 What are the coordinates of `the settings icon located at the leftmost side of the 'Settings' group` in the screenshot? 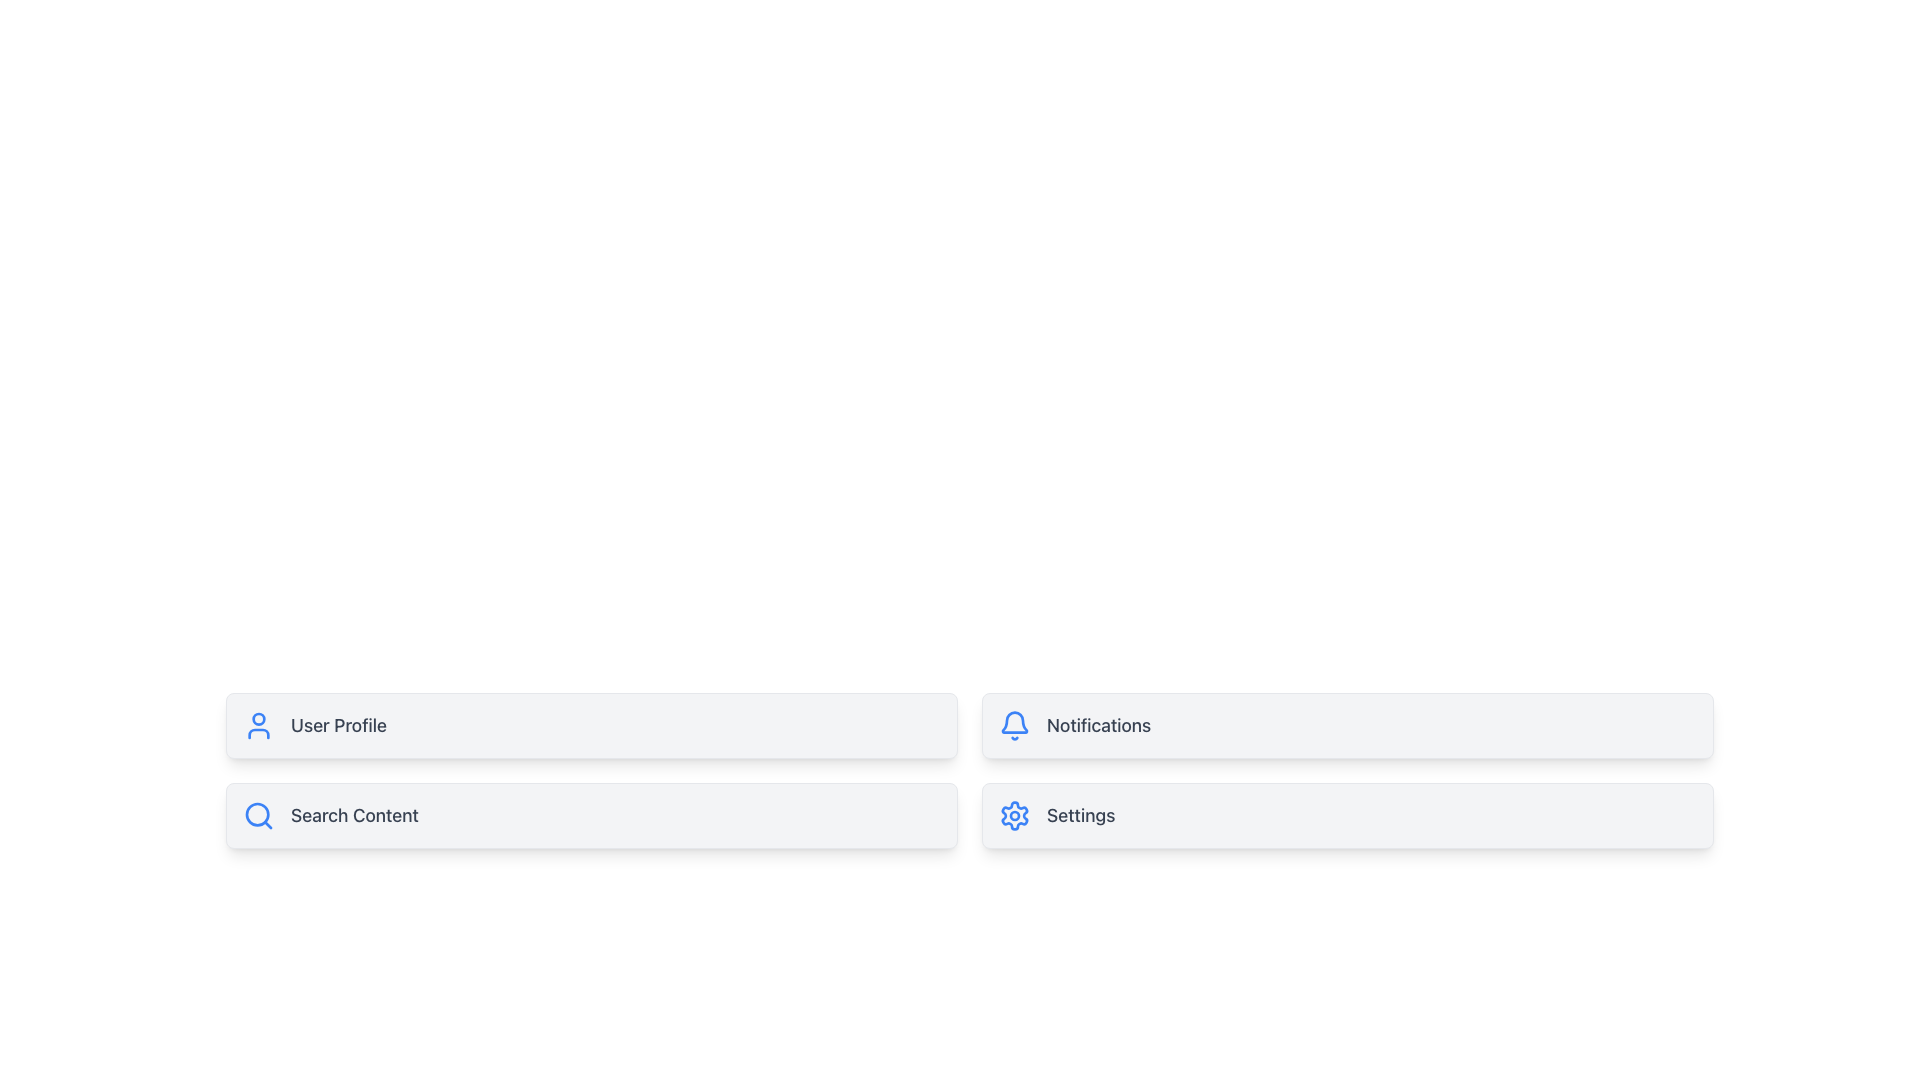 It's located at (1014, 816).